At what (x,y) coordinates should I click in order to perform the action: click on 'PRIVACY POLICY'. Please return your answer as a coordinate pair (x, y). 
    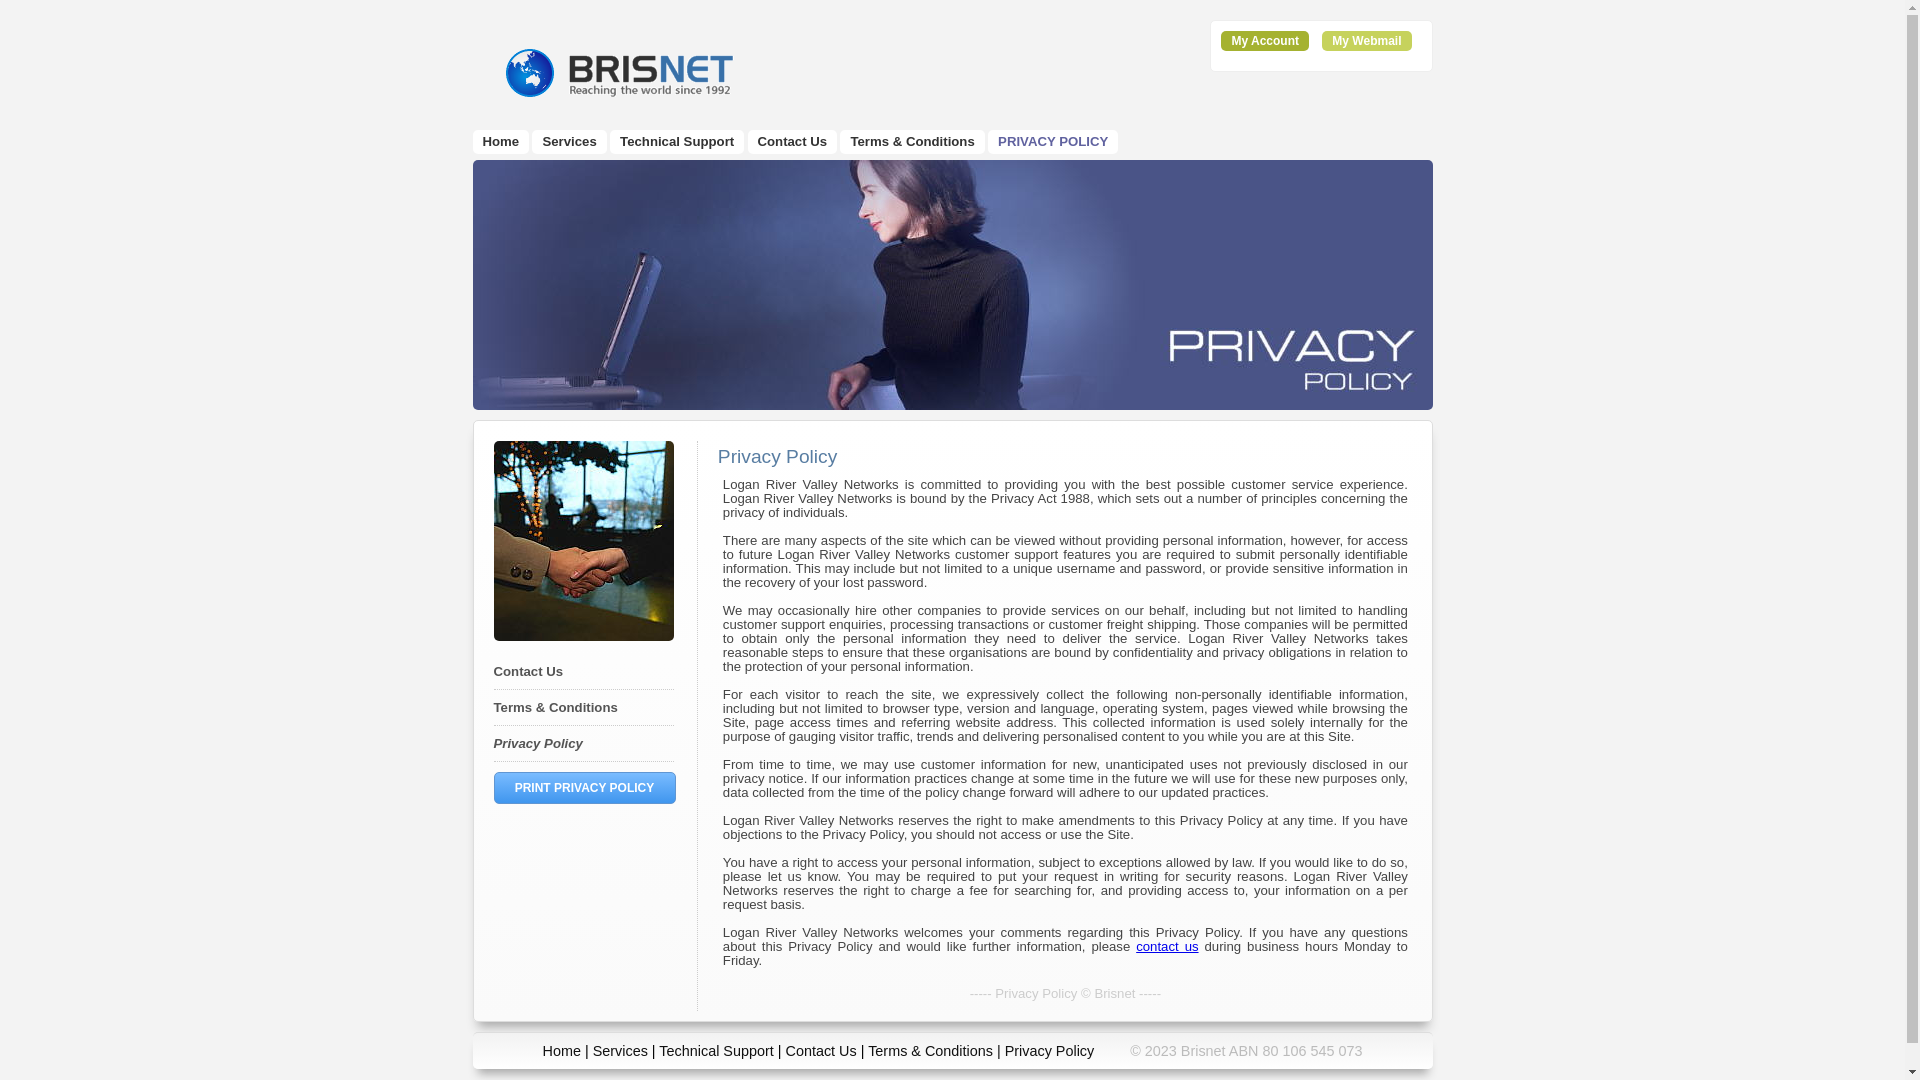
    Looking at the image, I should click on (1051, 140).